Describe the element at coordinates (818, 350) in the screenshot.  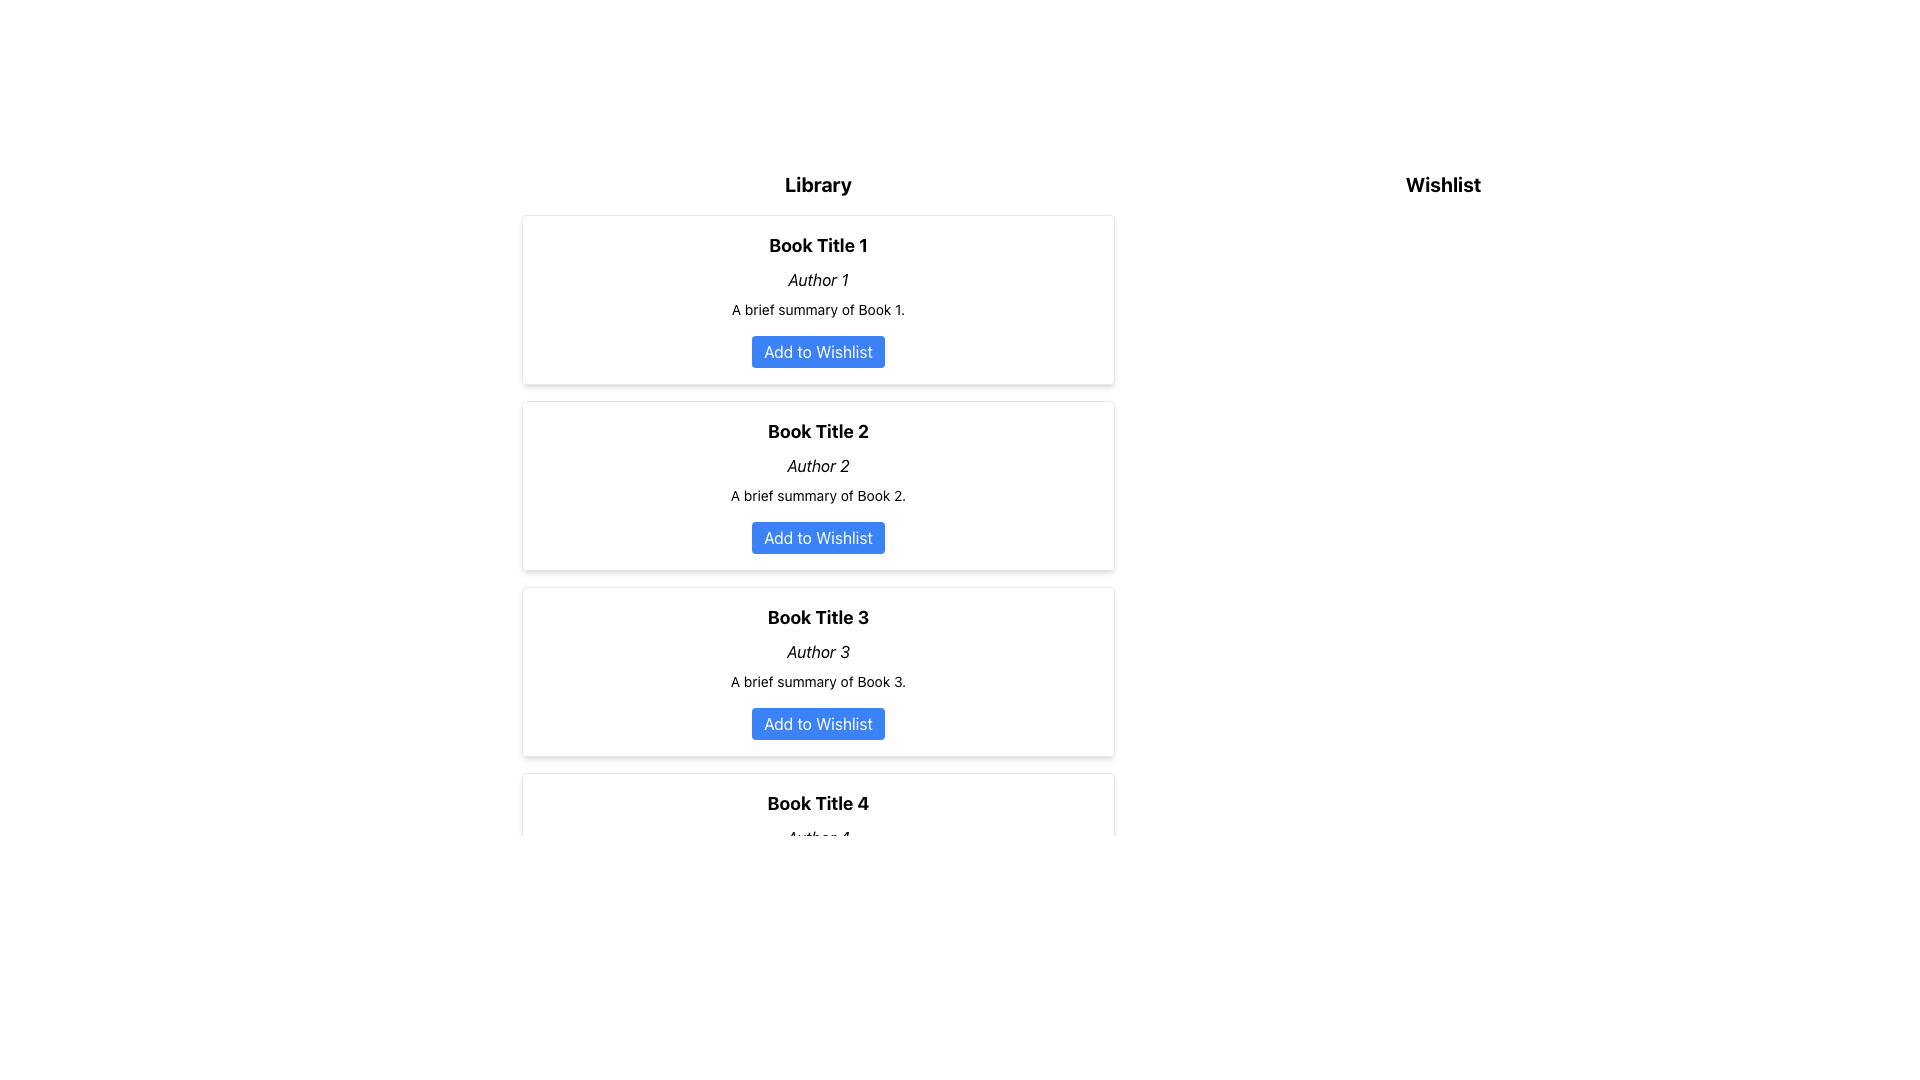
I see `the 'Add to Wishlist' button at the bottom of the 'Book Title 1' card` at that location.